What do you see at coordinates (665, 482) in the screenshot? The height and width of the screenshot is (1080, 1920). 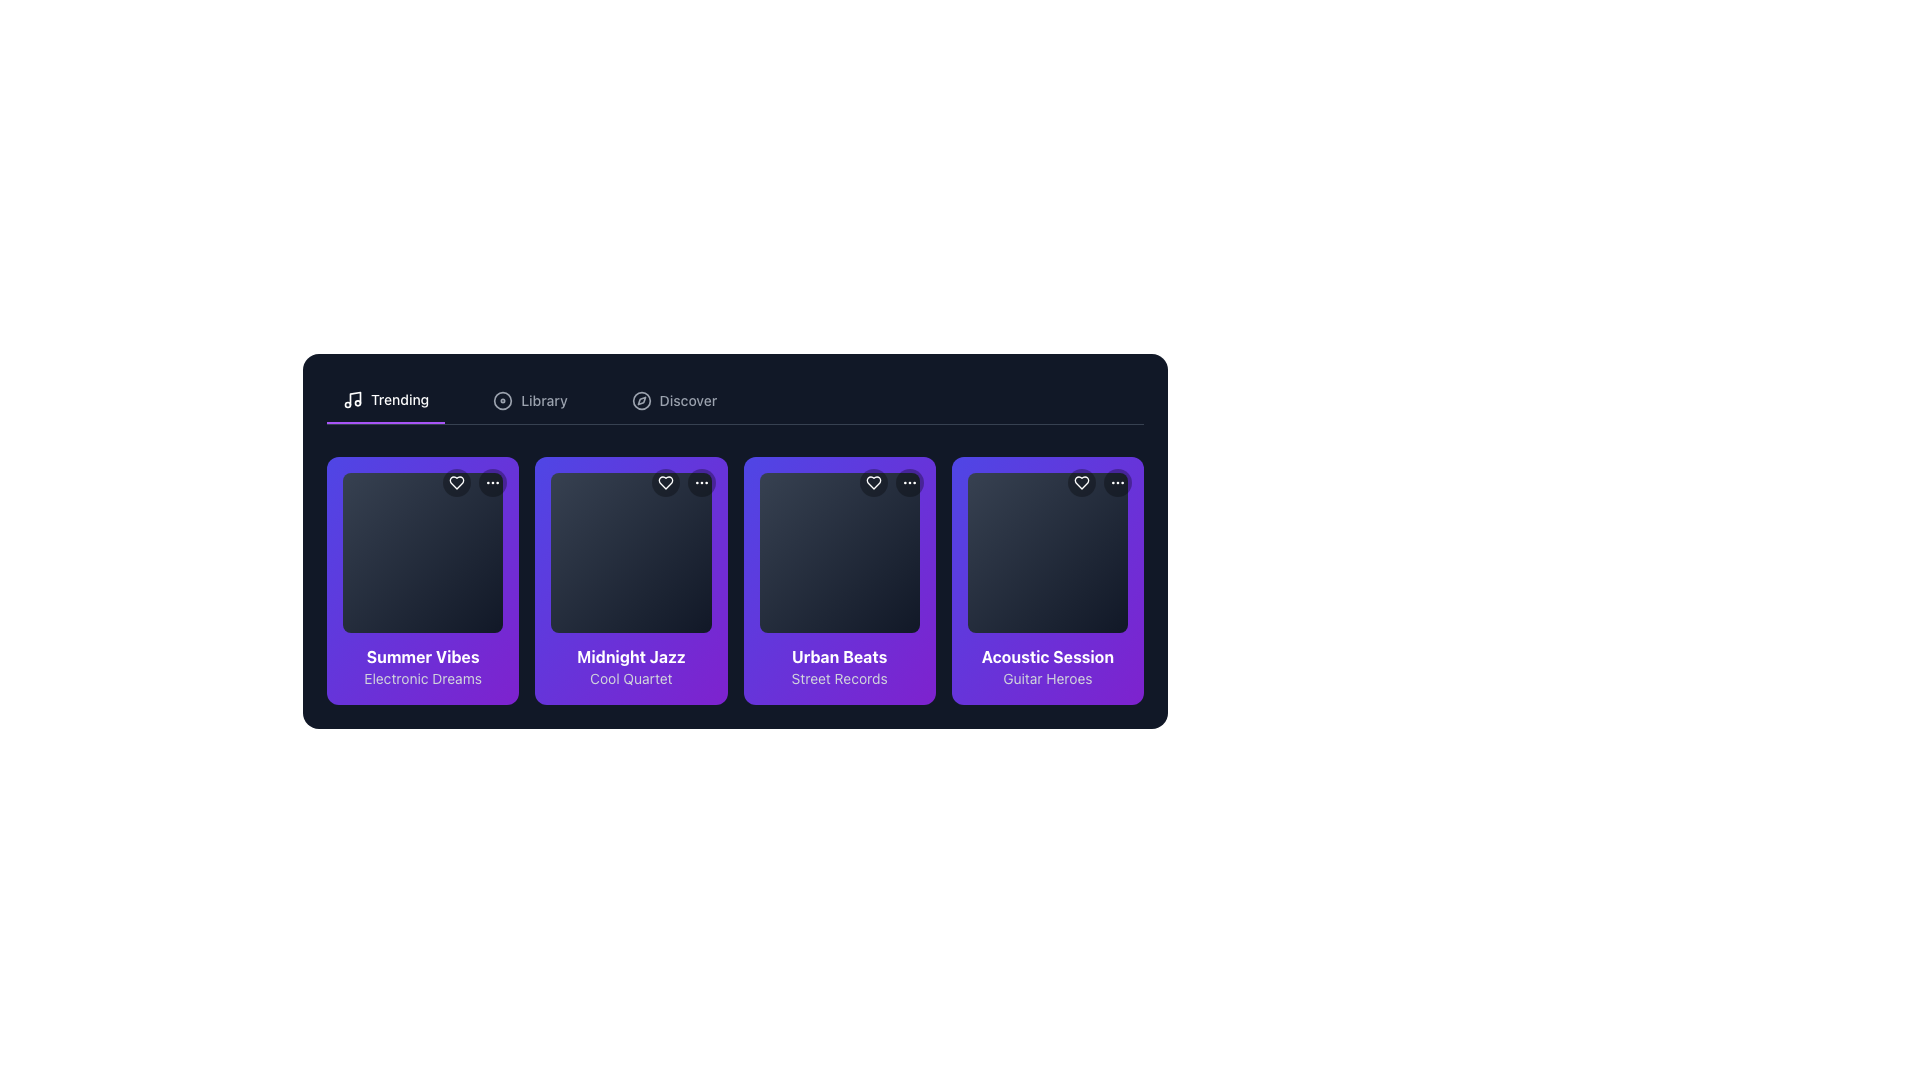 I see `the 'like' button located at the top right corner of the 'Midnight Jazz' card` at bounding box center [665, 482].